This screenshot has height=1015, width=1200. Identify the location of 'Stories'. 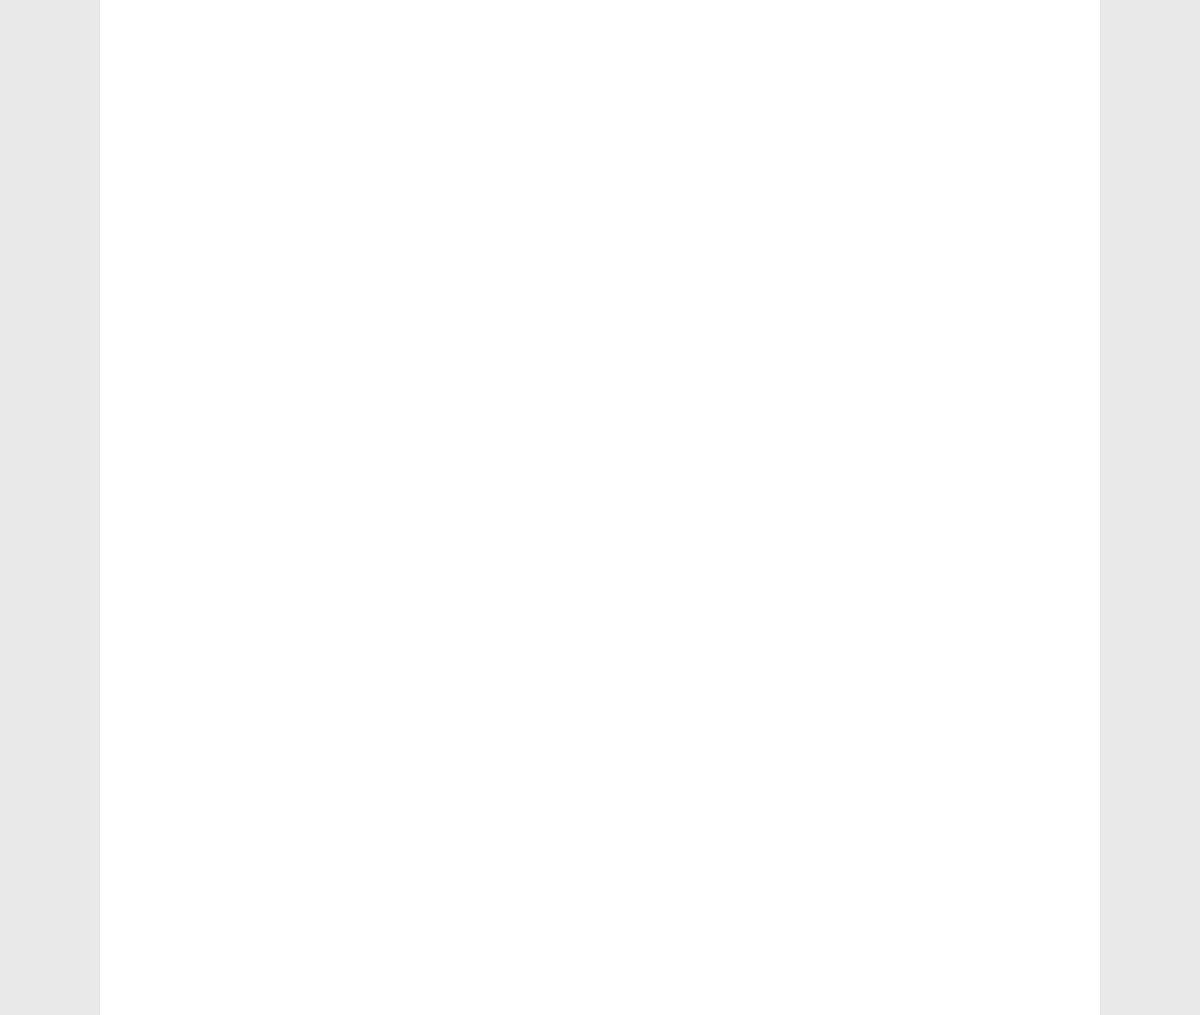
(885, 251).